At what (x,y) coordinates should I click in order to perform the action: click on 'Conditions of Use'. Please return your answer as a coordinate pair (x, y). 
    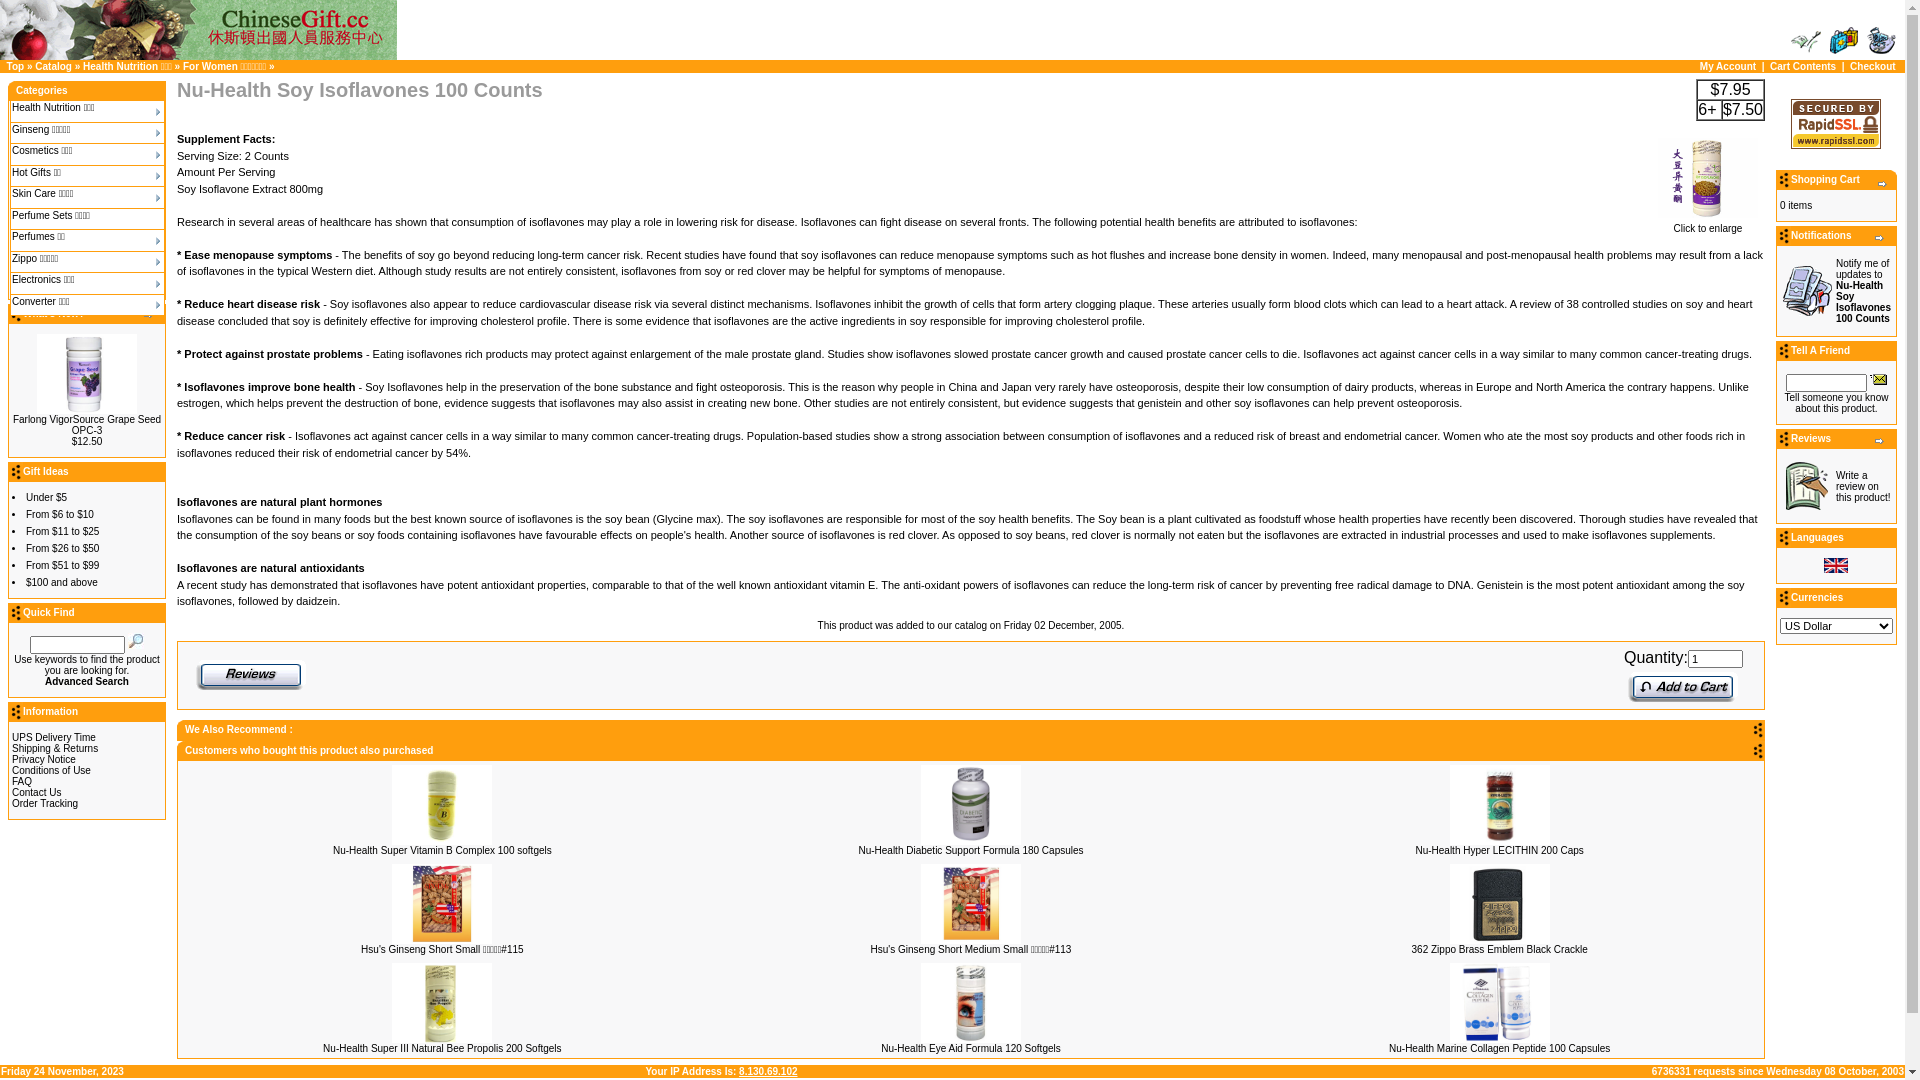
    Looking at the image, I should click on (51, 769).